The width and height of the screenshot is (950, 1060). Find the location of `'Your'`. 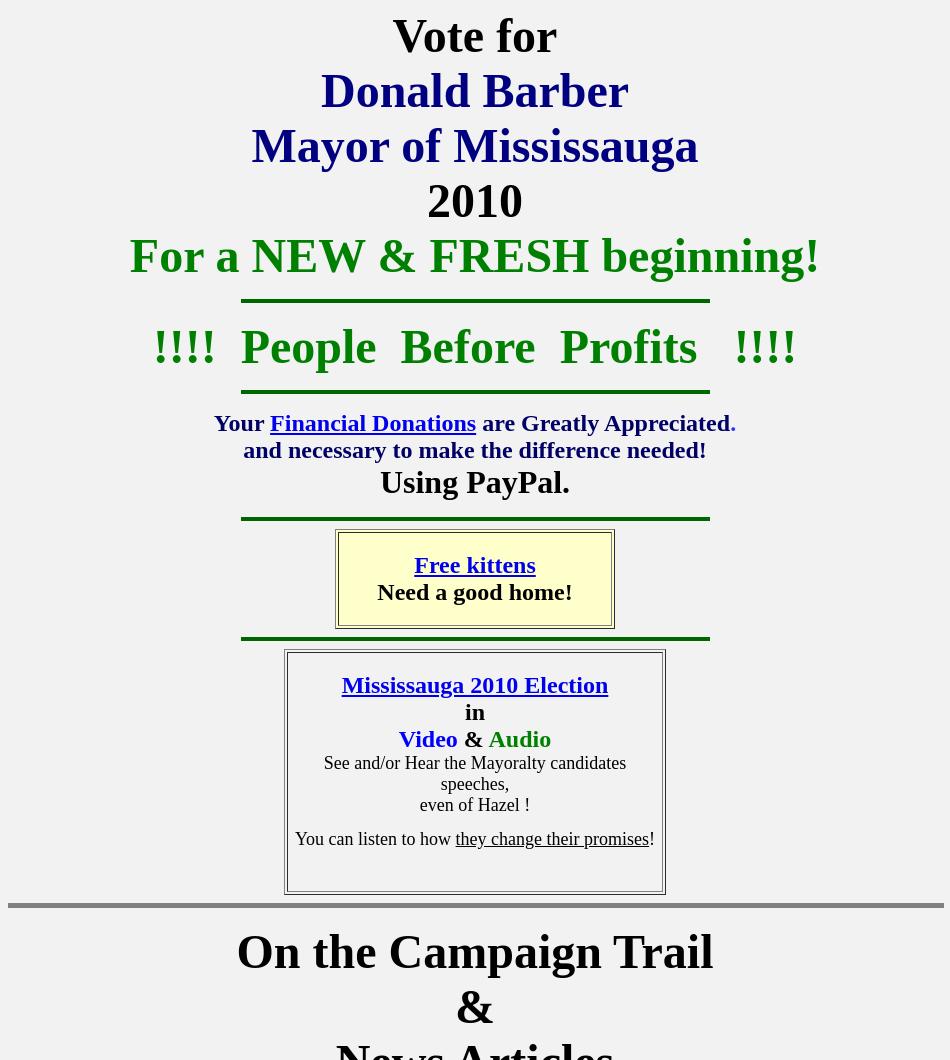

'Your' is located at coordinates (212, 422).